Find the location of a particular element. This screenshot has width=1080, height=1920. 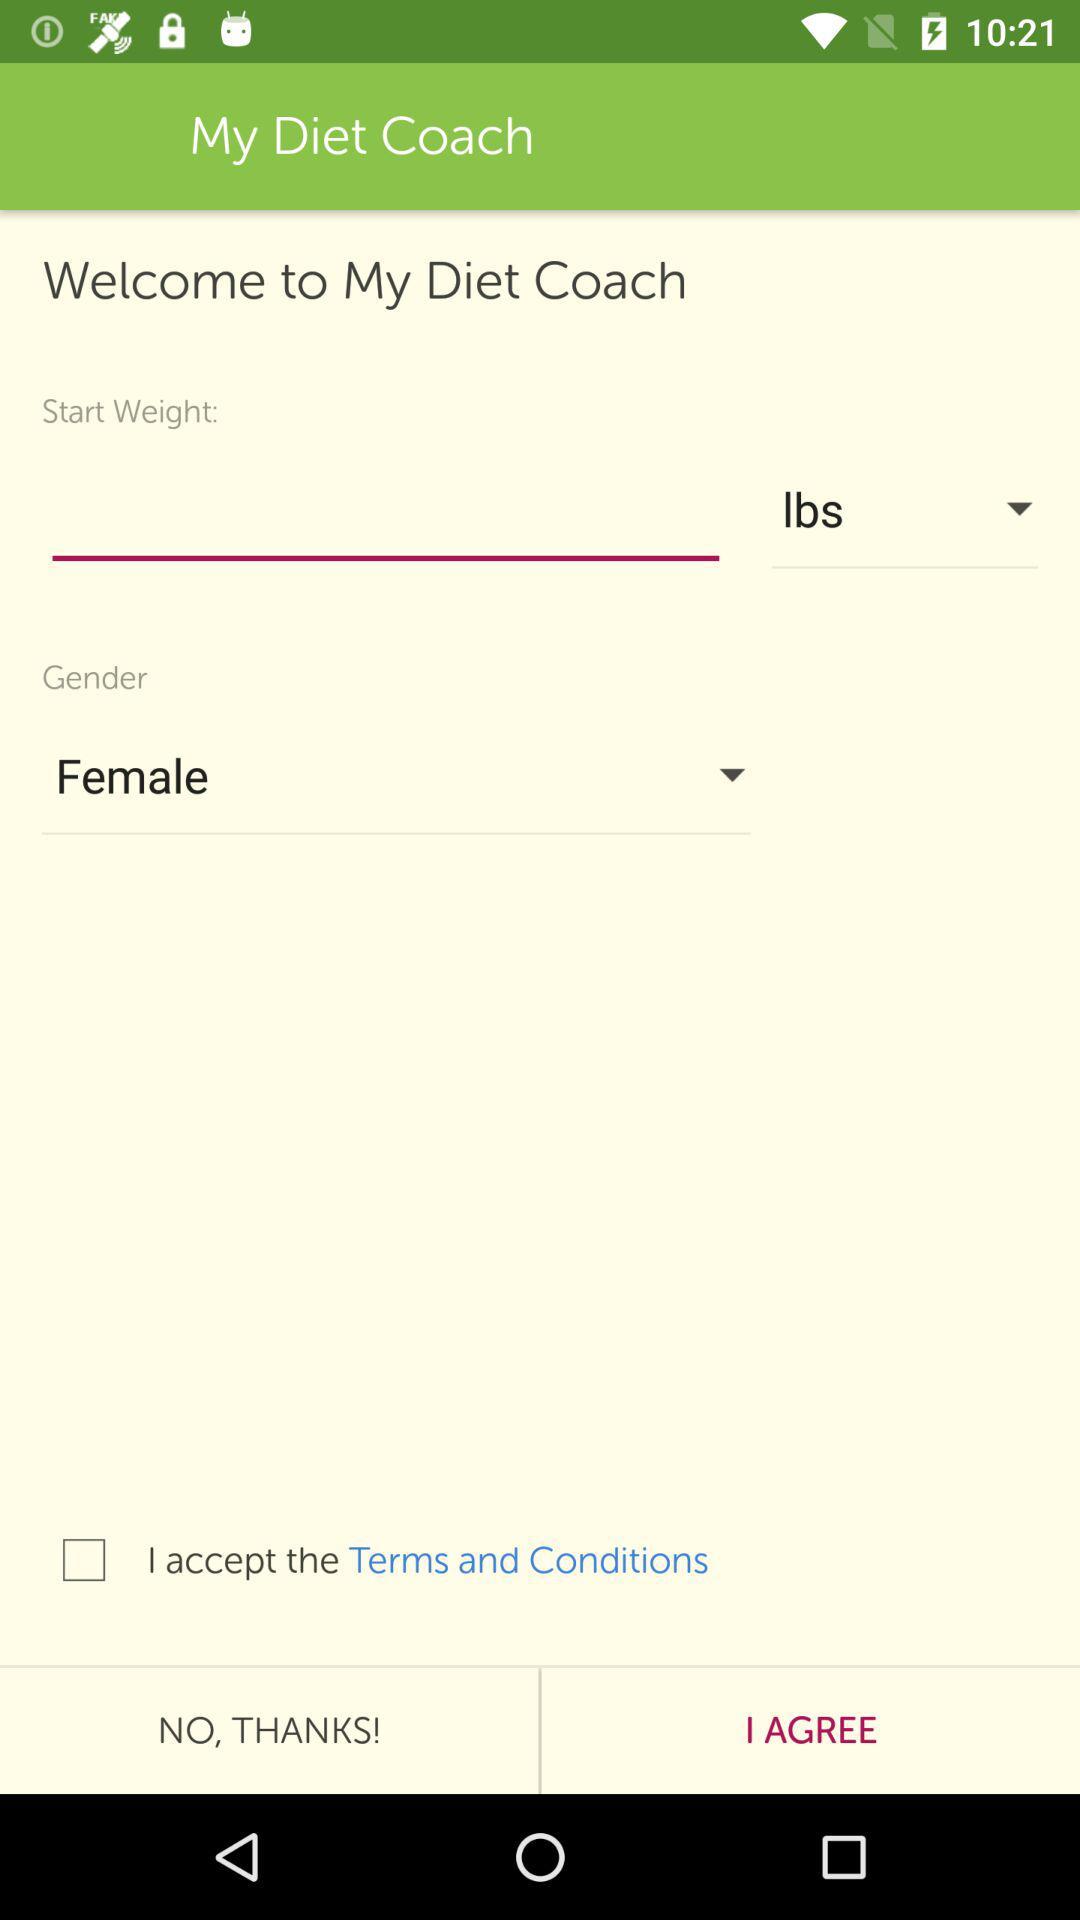

i agree item is located at coordinates (810, 1730).